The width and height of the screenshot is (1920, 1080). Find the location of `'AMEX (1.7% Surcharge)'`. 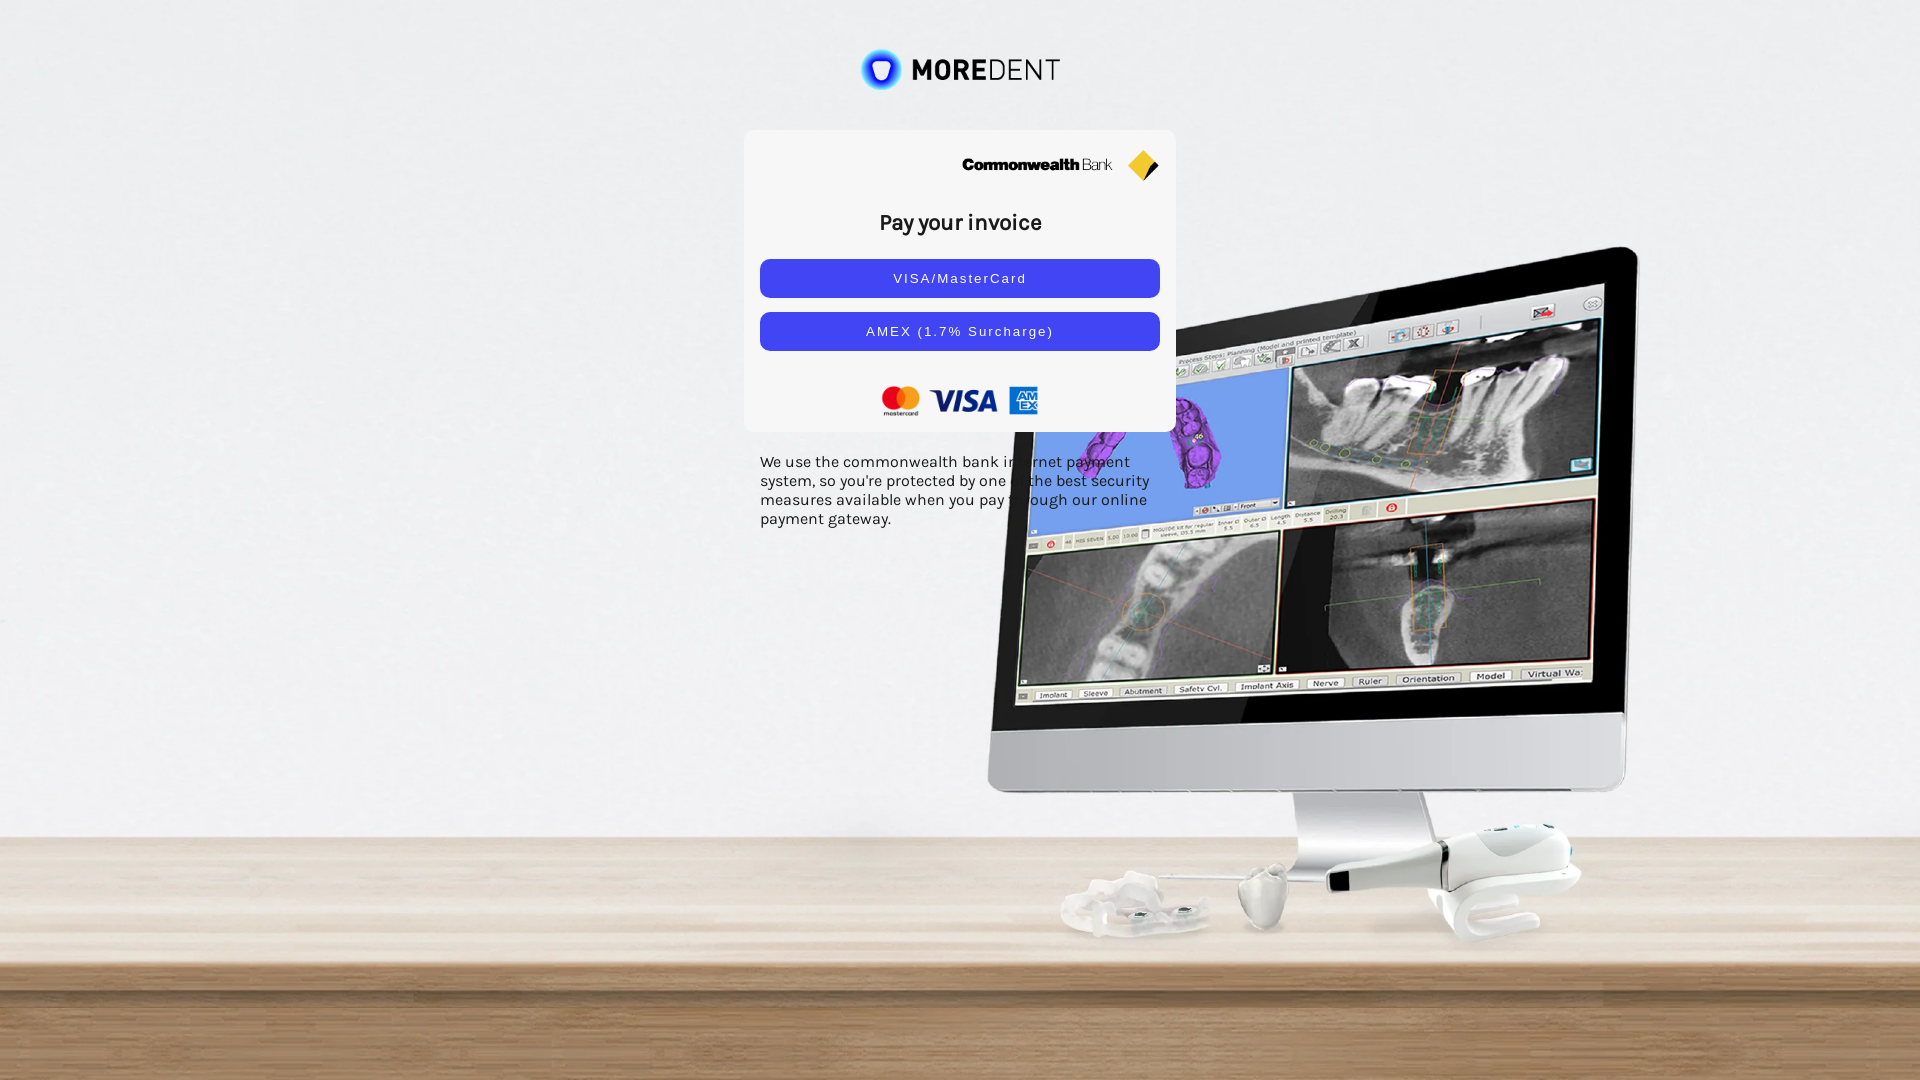

'AMEX (1.7% Surcharge)' is located at coordinates (960, 330).